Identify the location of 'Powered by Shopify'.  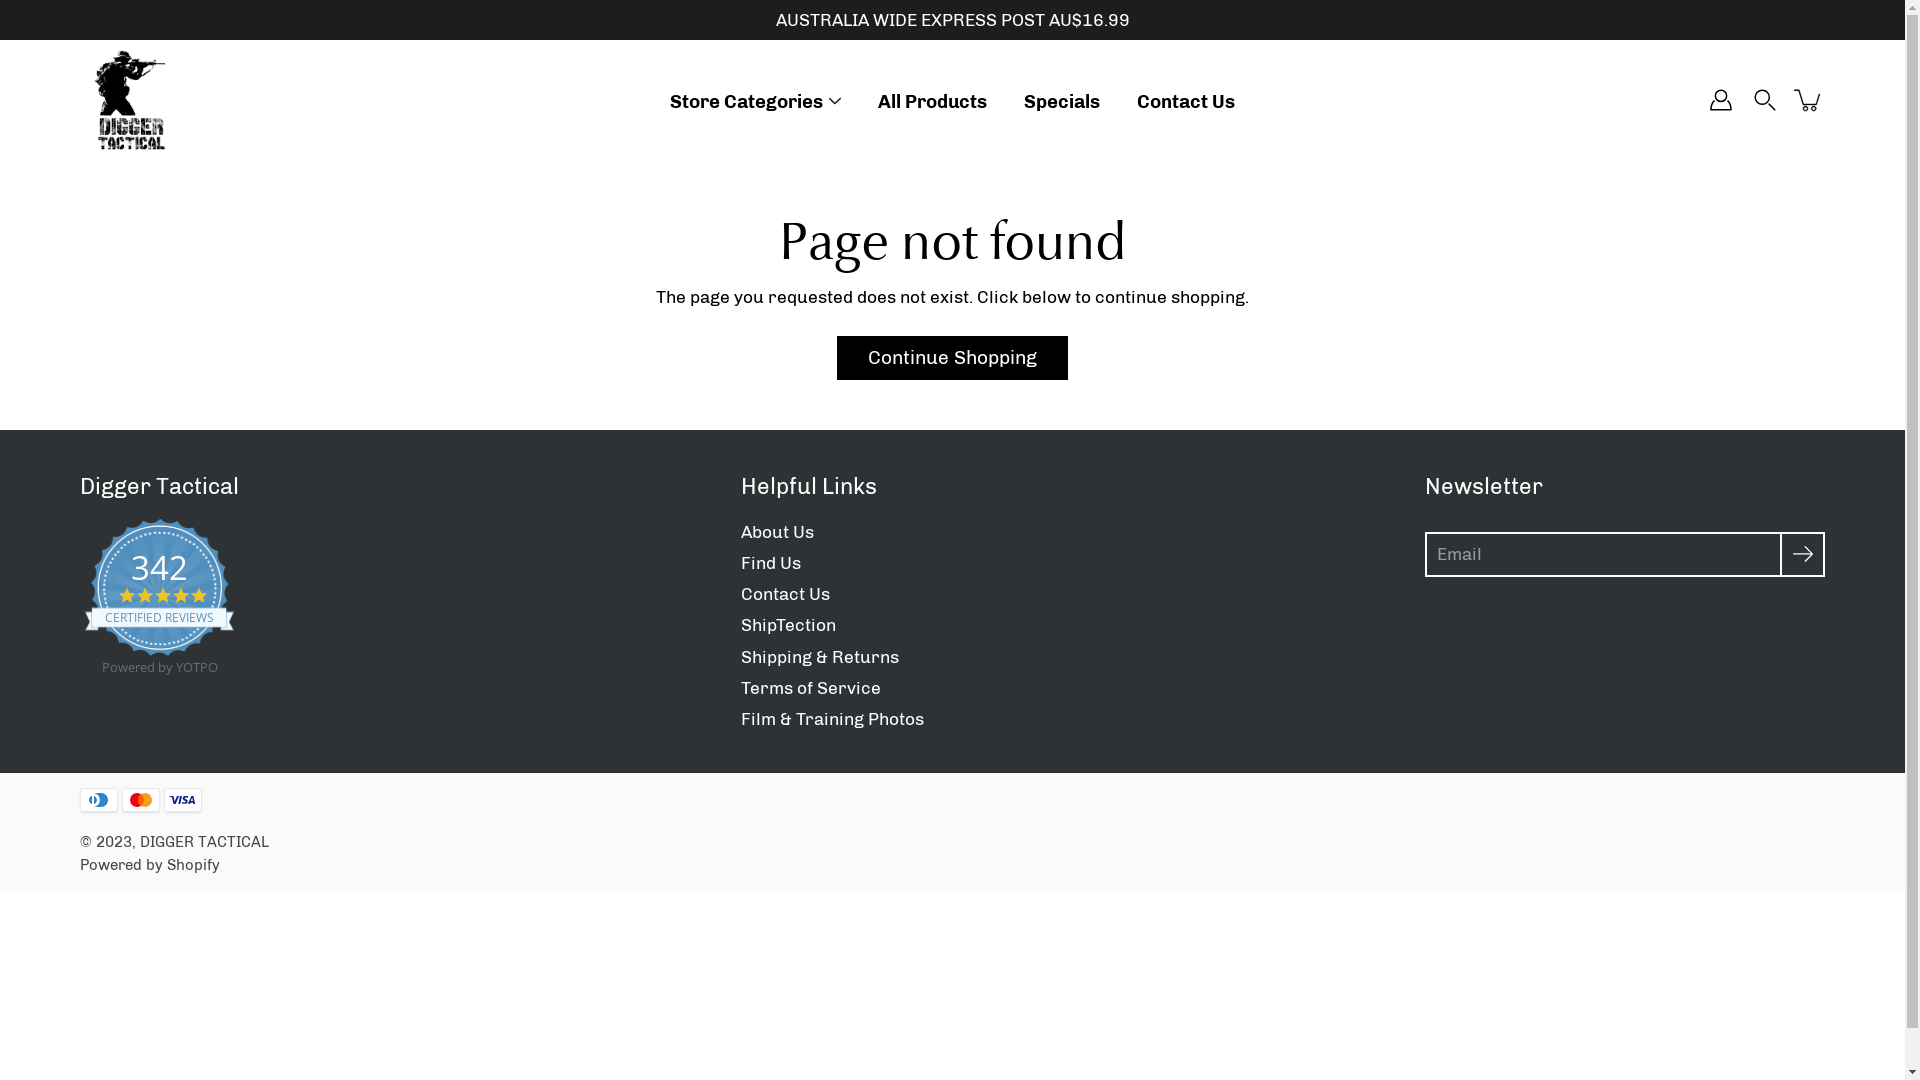
(148, 863).